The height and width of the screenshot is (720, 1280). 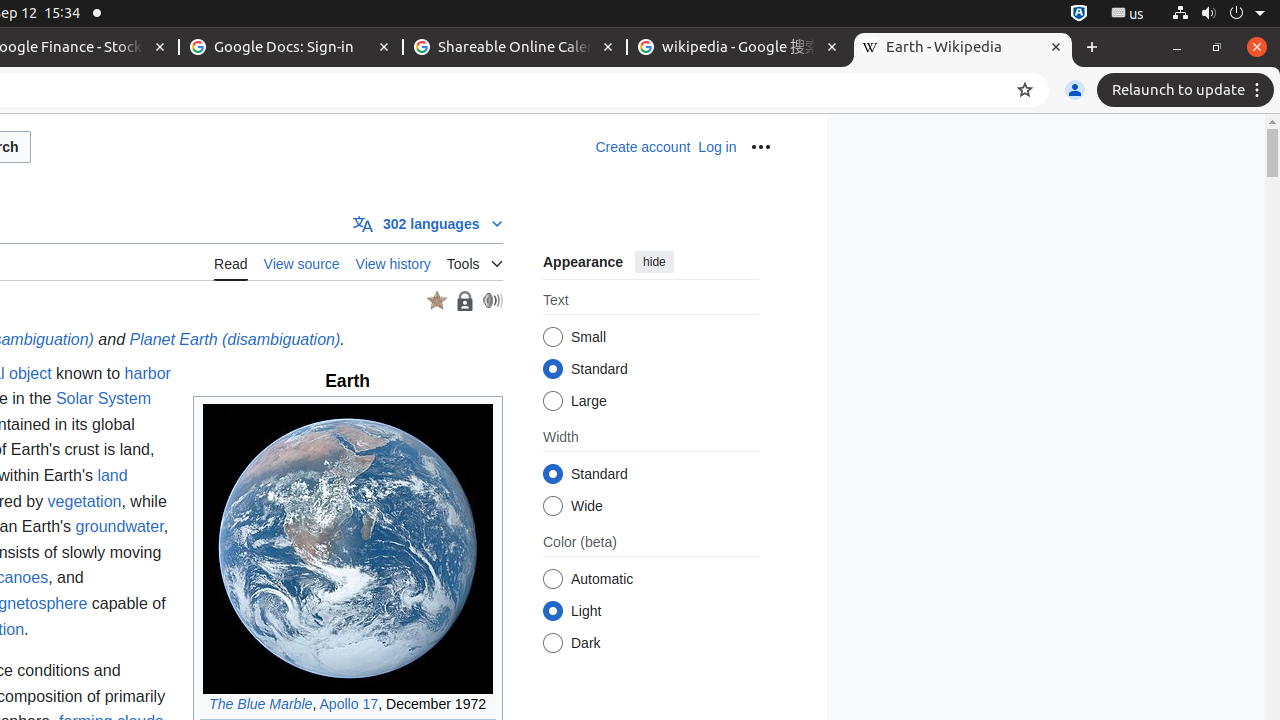 What do you see at coordinates (347, 548) in the screenshot?
I see `'Photograph of Earth taken by the Apollo 17 mission. The Arabian peninsula, Africa and Madagascar lie in the upper half of the disc, whereas Antarctica is at the bottom.'` at bounding box center [347, 548].